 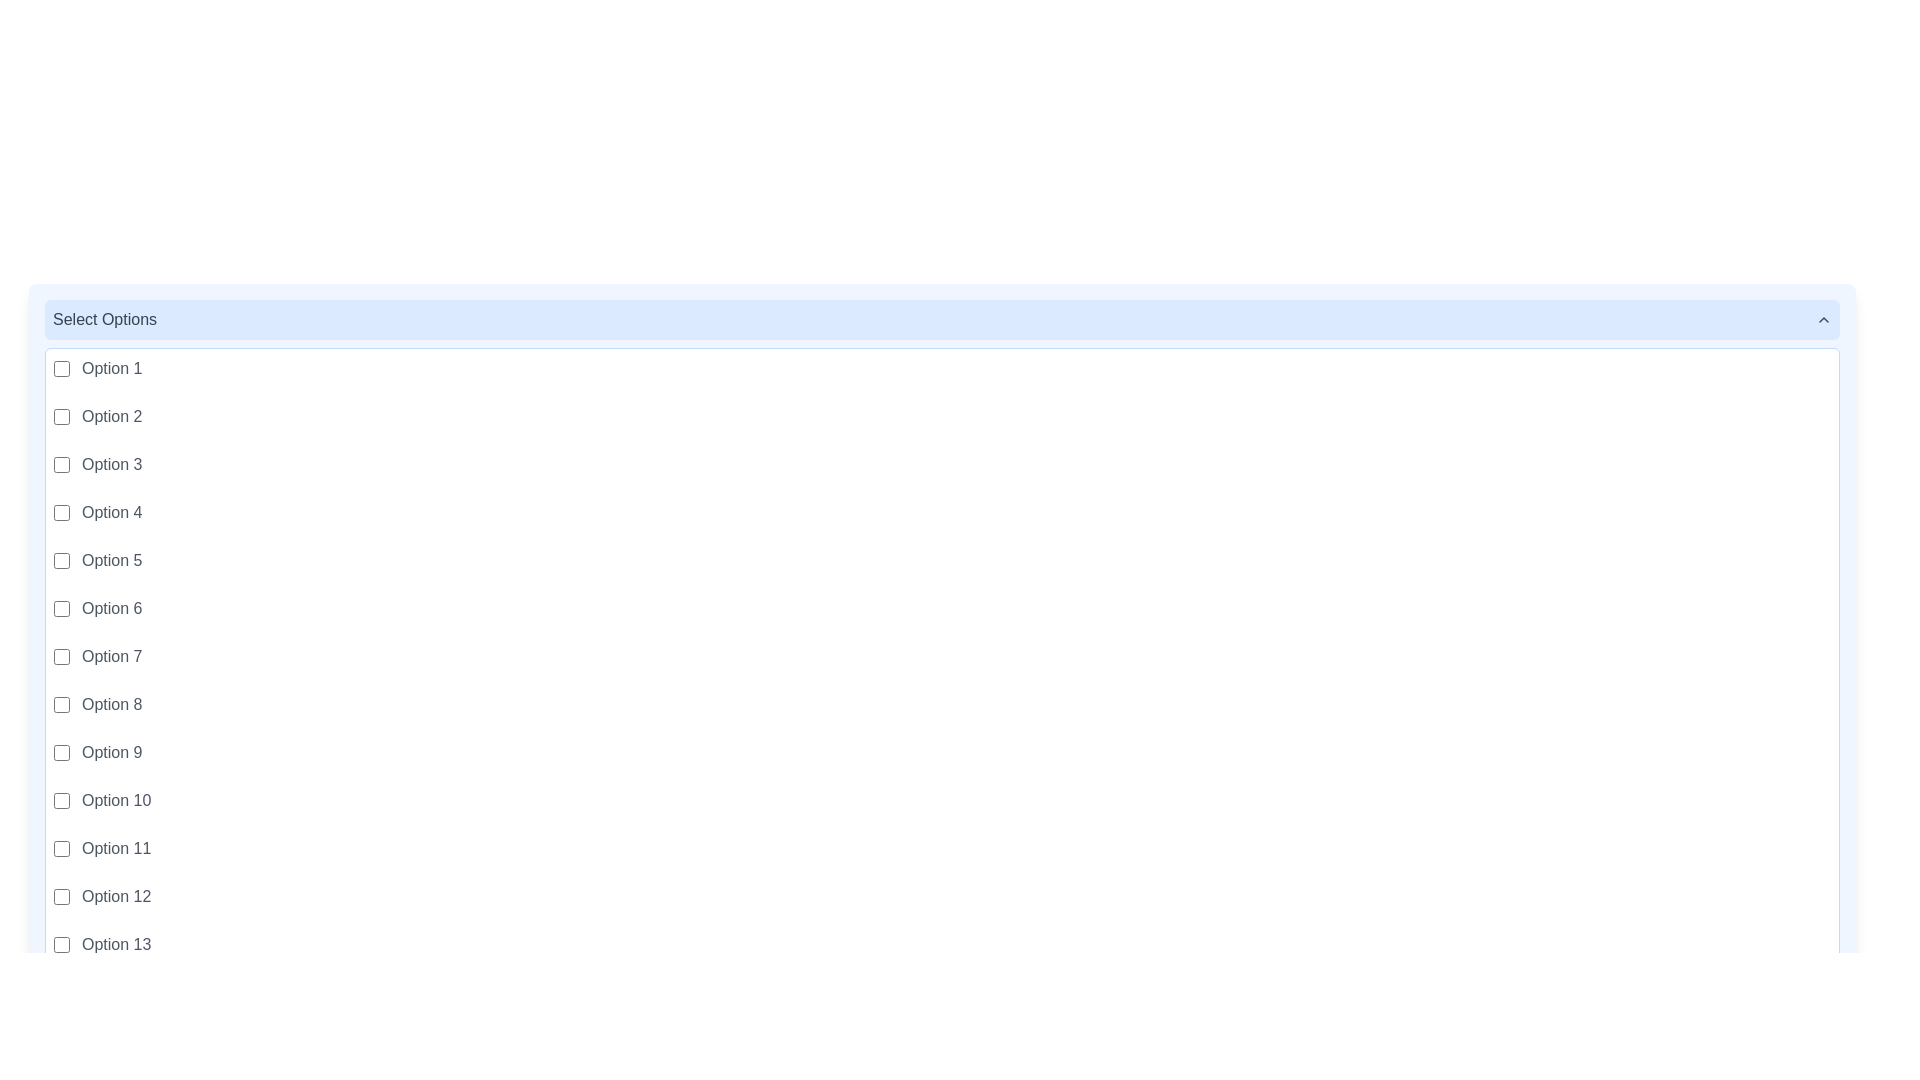 What do you see at coordinates (111, 608) in the screenshot?
I see `the text label displaying 'Option 6' associated with the interactive checkbox, which is positioned next to the checkbox in the sixth row of selectable options` at bounding box center [111, 608].